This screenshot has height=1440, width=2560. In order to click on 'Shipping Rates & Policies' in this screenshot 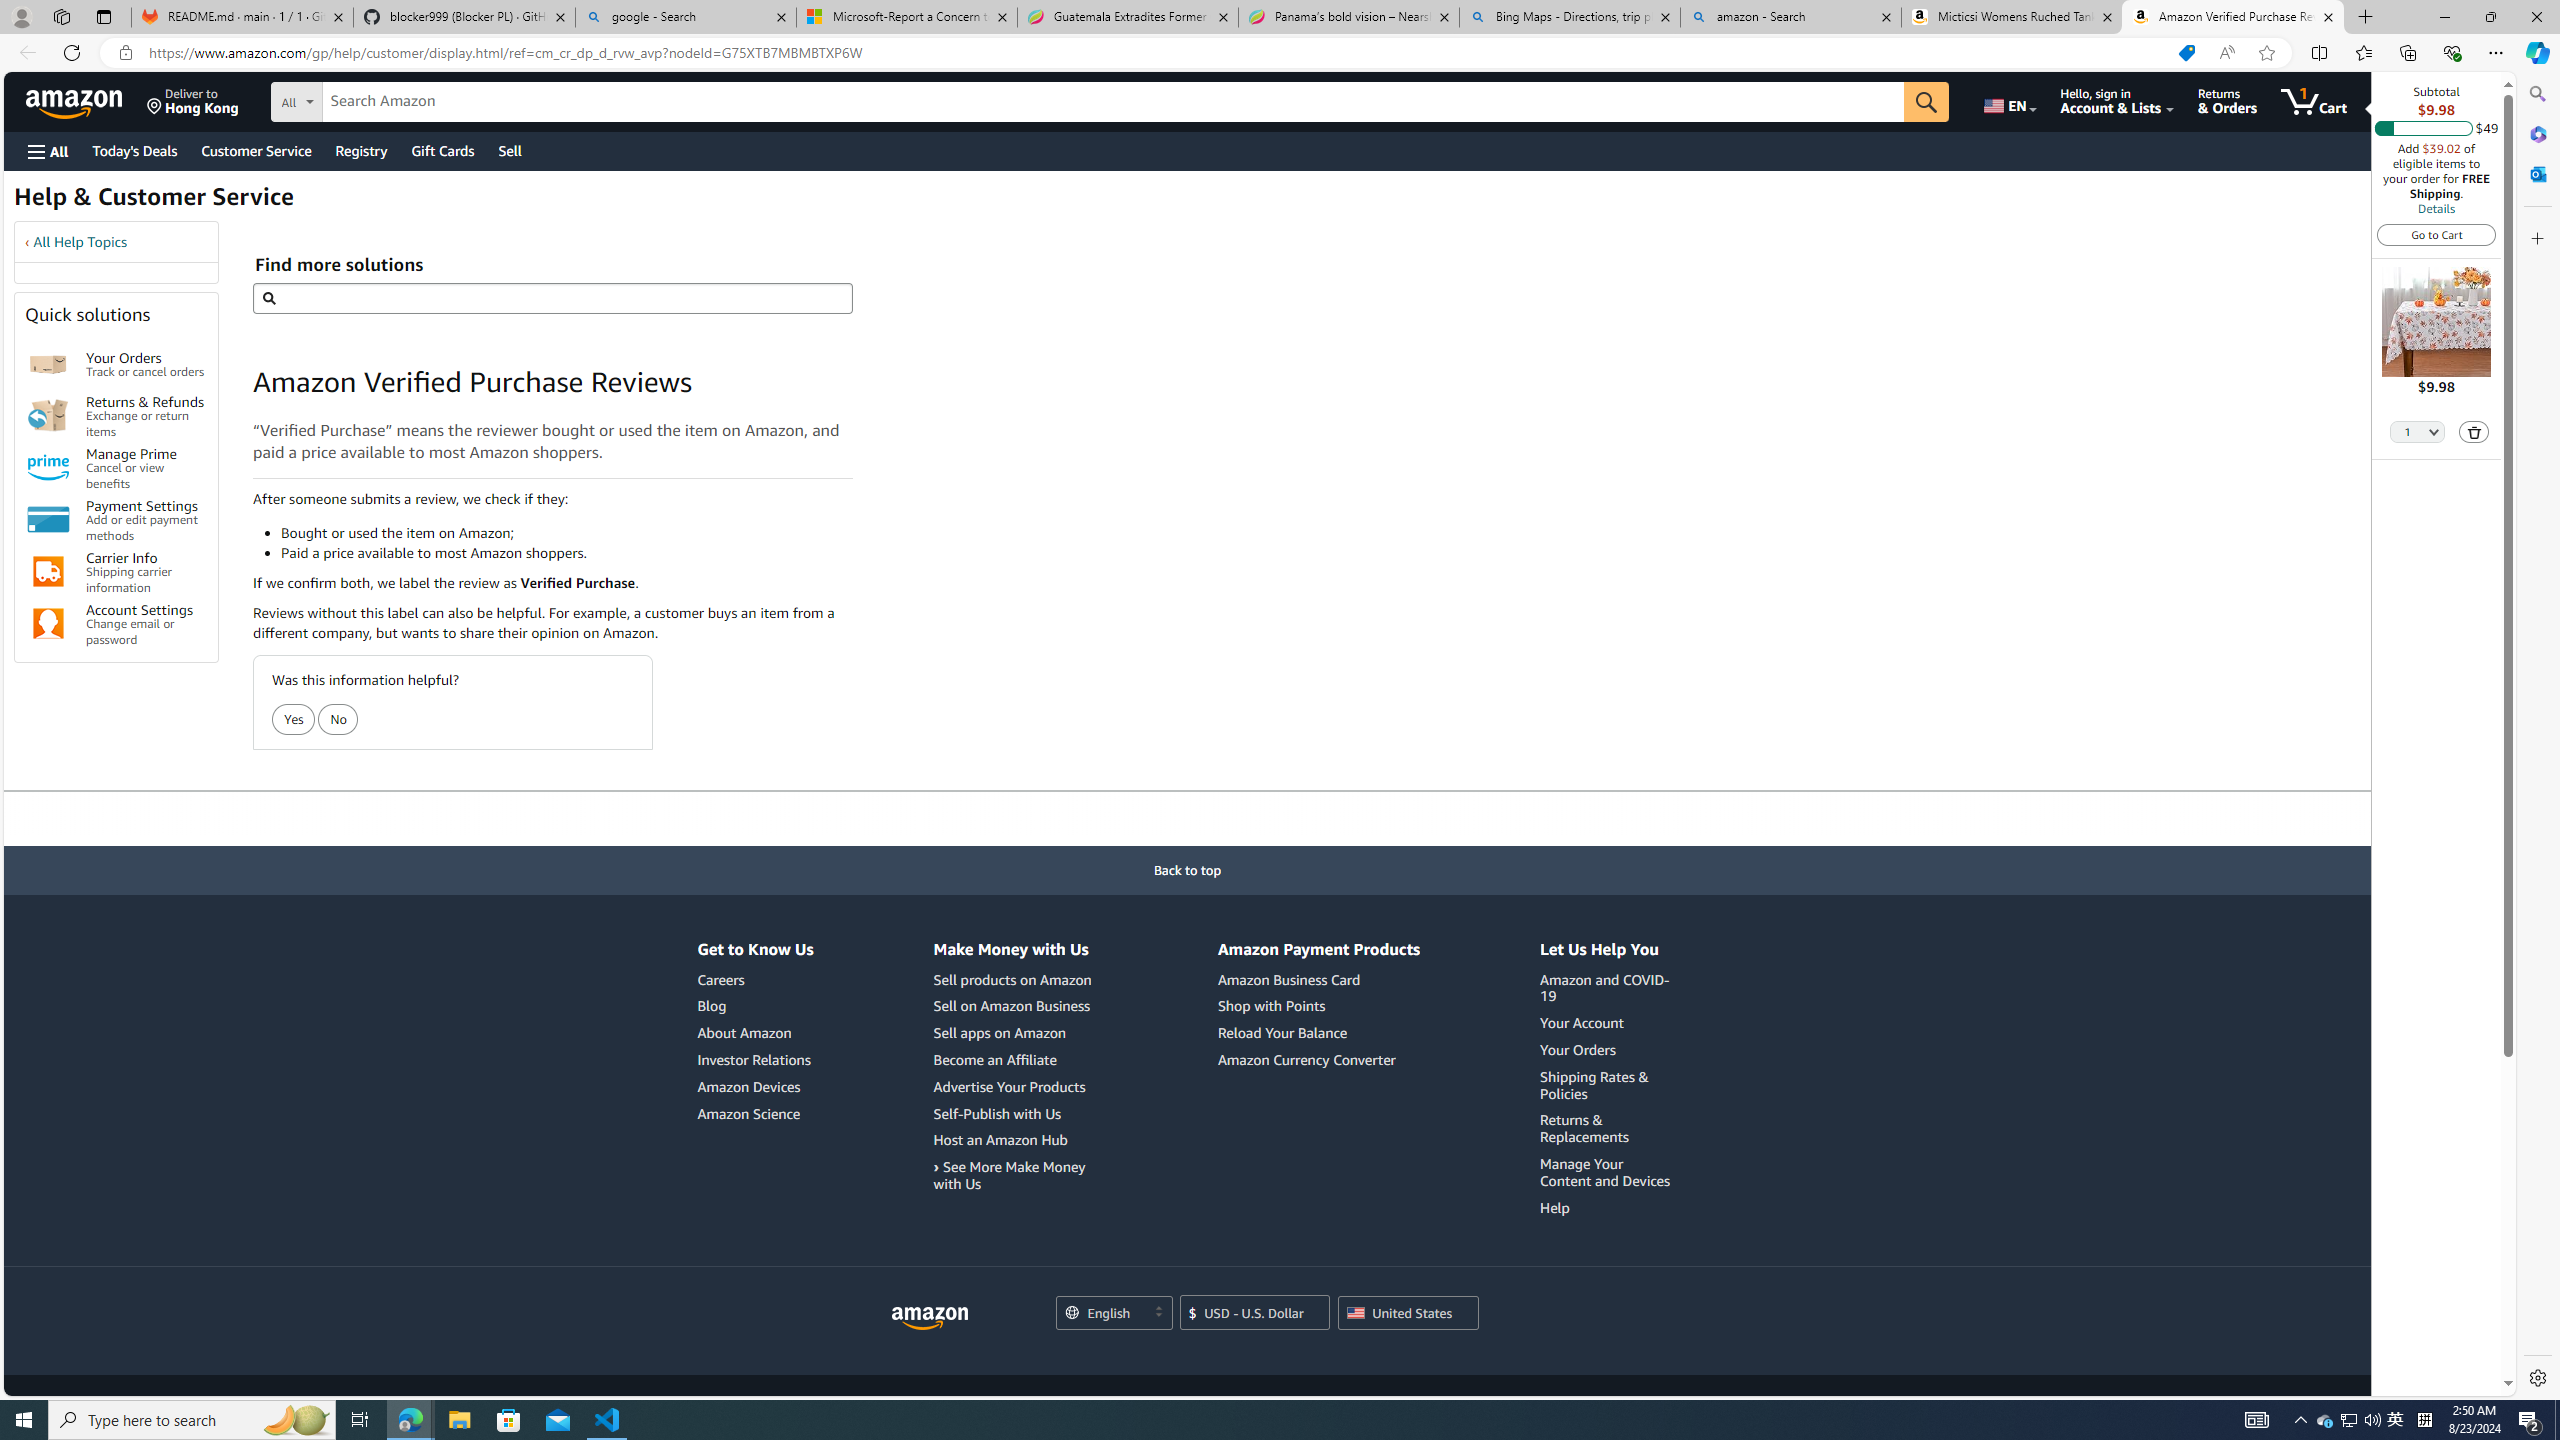, I will do `click(1593, 1084)`.